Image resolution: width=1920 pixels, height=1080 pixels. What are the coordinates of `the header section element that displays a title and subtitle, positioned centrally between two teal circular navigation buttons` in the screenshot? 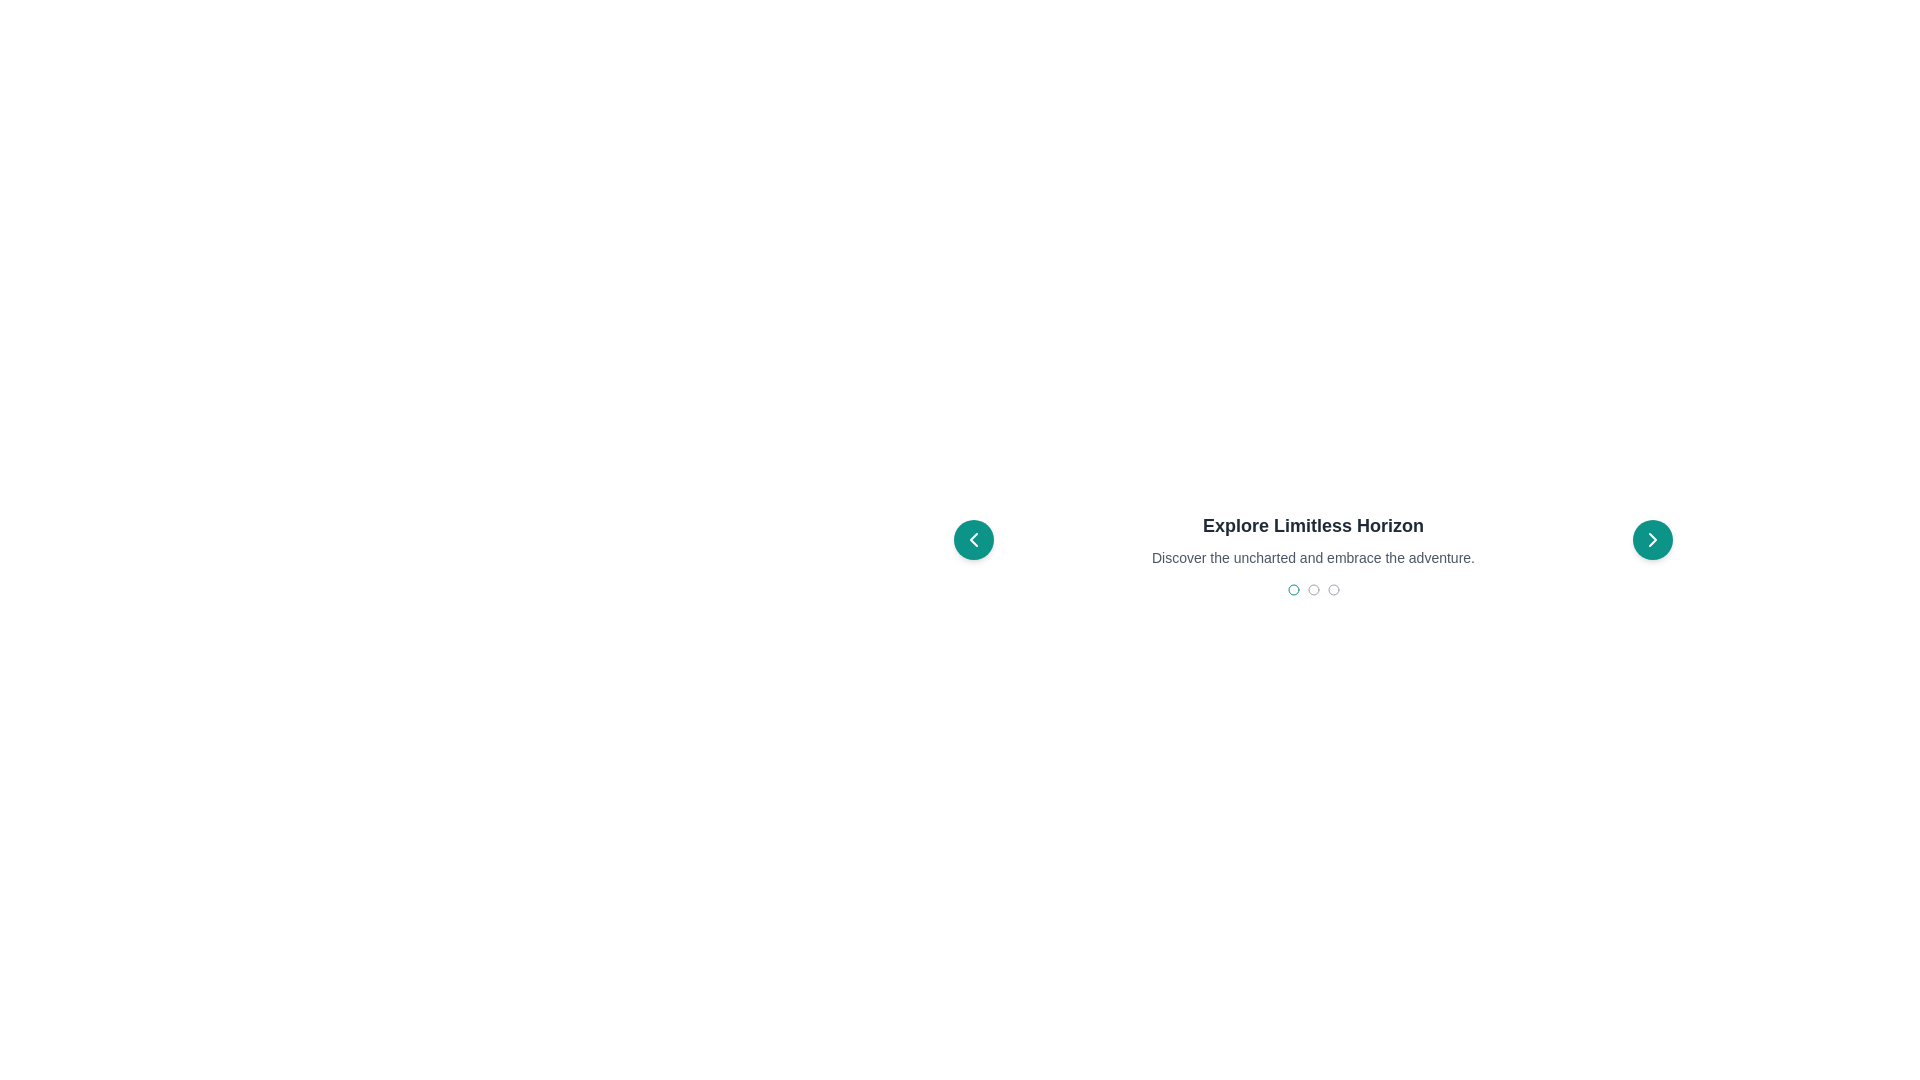 It's located at (1313, 540).